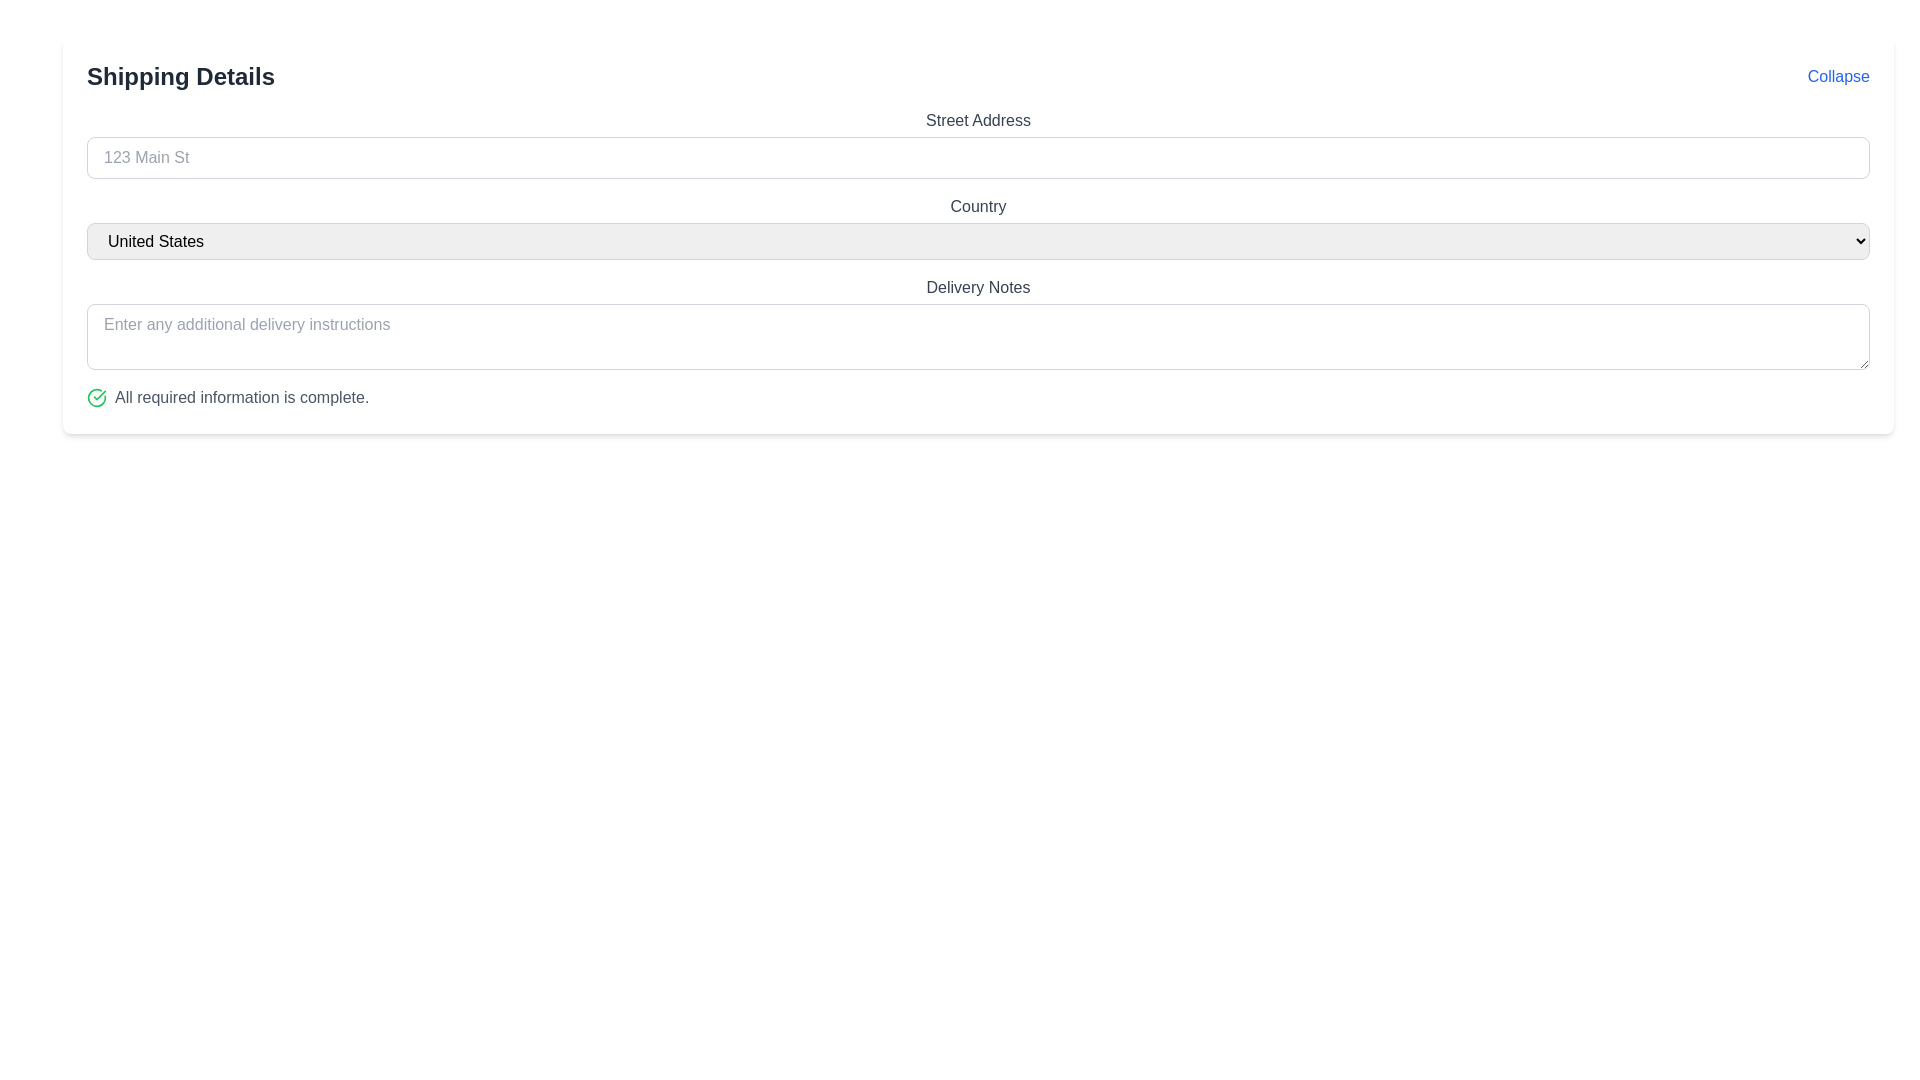  Describe the element at coordinates (241, 397) in the screenshot. I see `the informational text label confirming that all necessary information has been correctly filled out in the form, which is aligned to the left and positioned below the main shipping details form, next to a green checkmark icon` at that location.